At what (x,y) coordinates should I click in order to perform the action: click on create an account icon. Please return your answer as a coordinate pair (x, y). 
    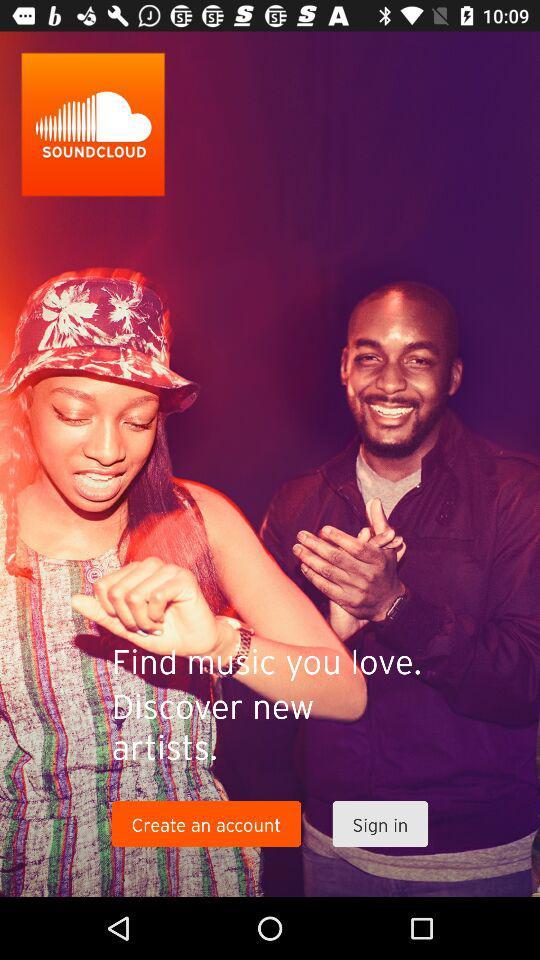
    Looking at the image, I should click on (205, 824).